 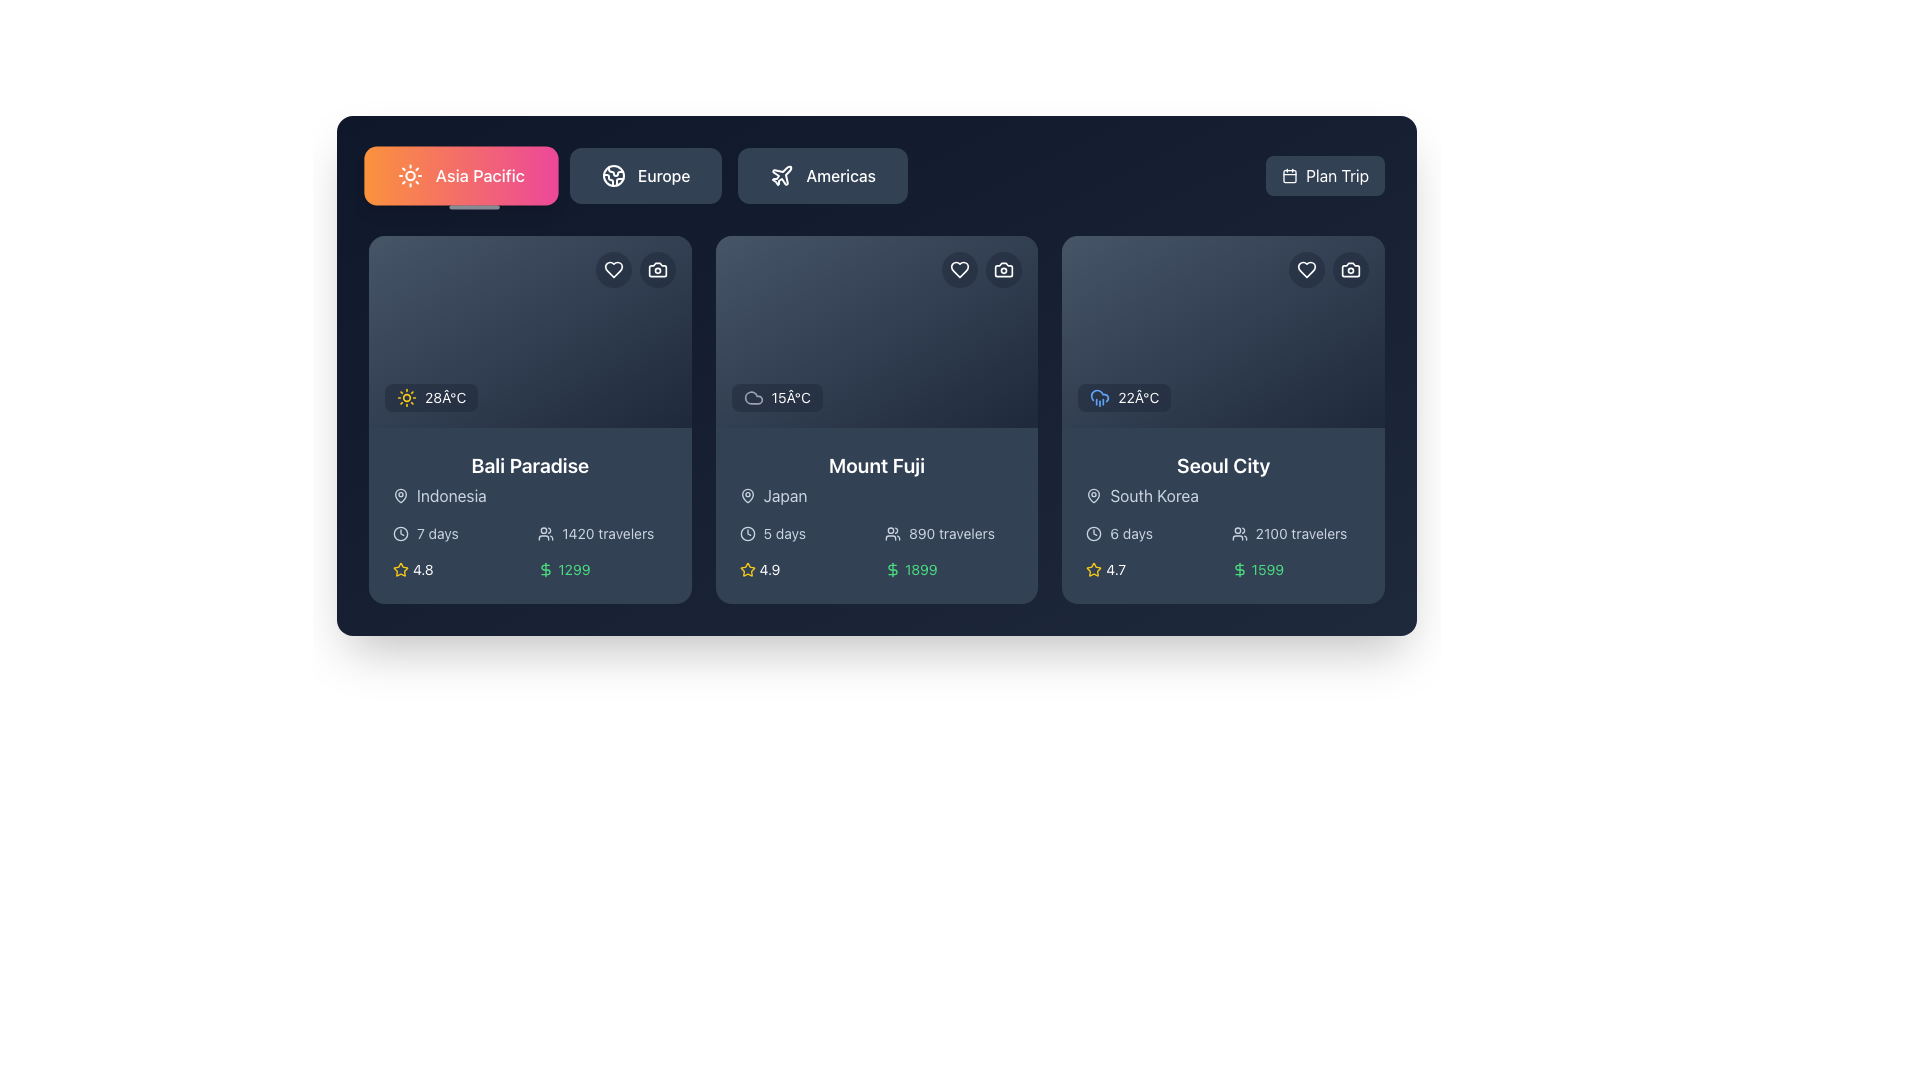 I want to click on the Rating star icon located to the left of the numeric value '4.9', which visually indicates a rating score, so click(x=746, y=570).